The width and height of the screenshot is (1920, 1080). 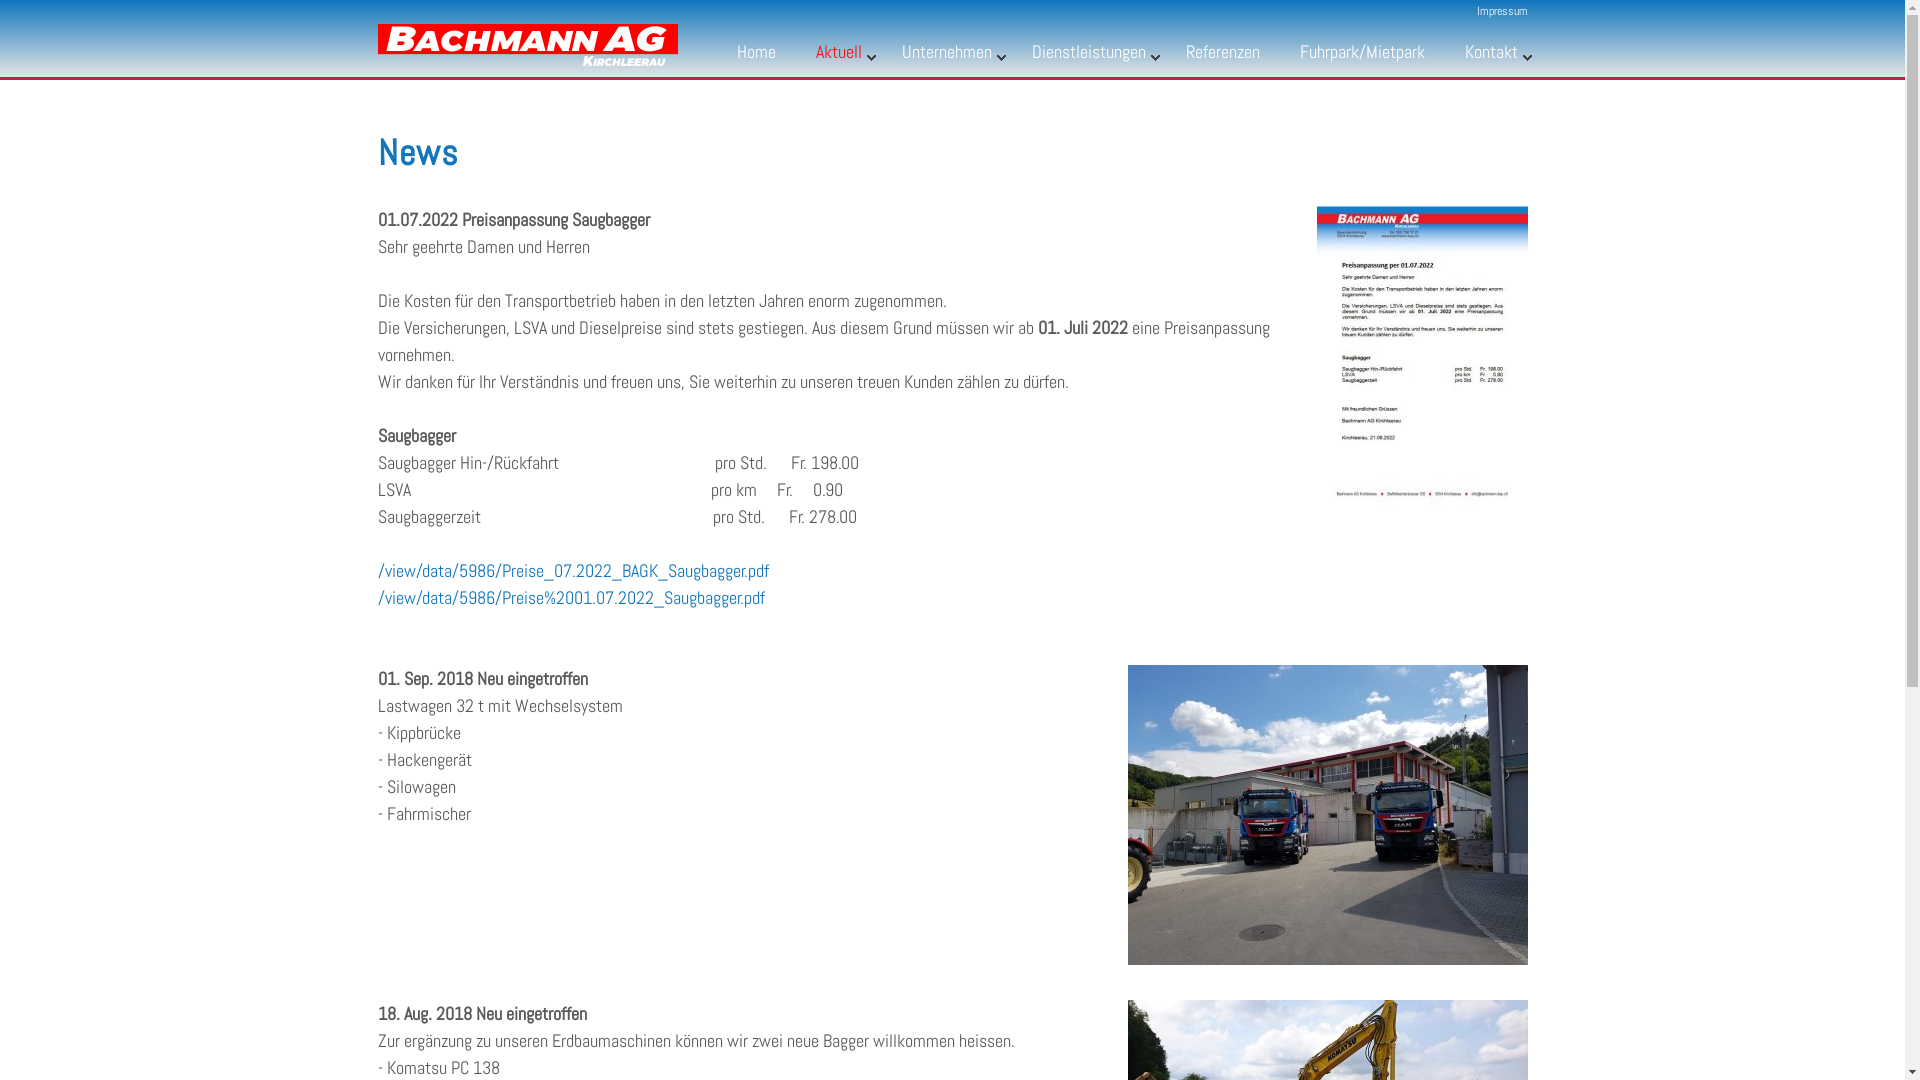 What do you see at coordinates (1361, 56) in the screenshot?
I see `'Fuhrpark/Mietpark'` at bounding box center [1361, 56].